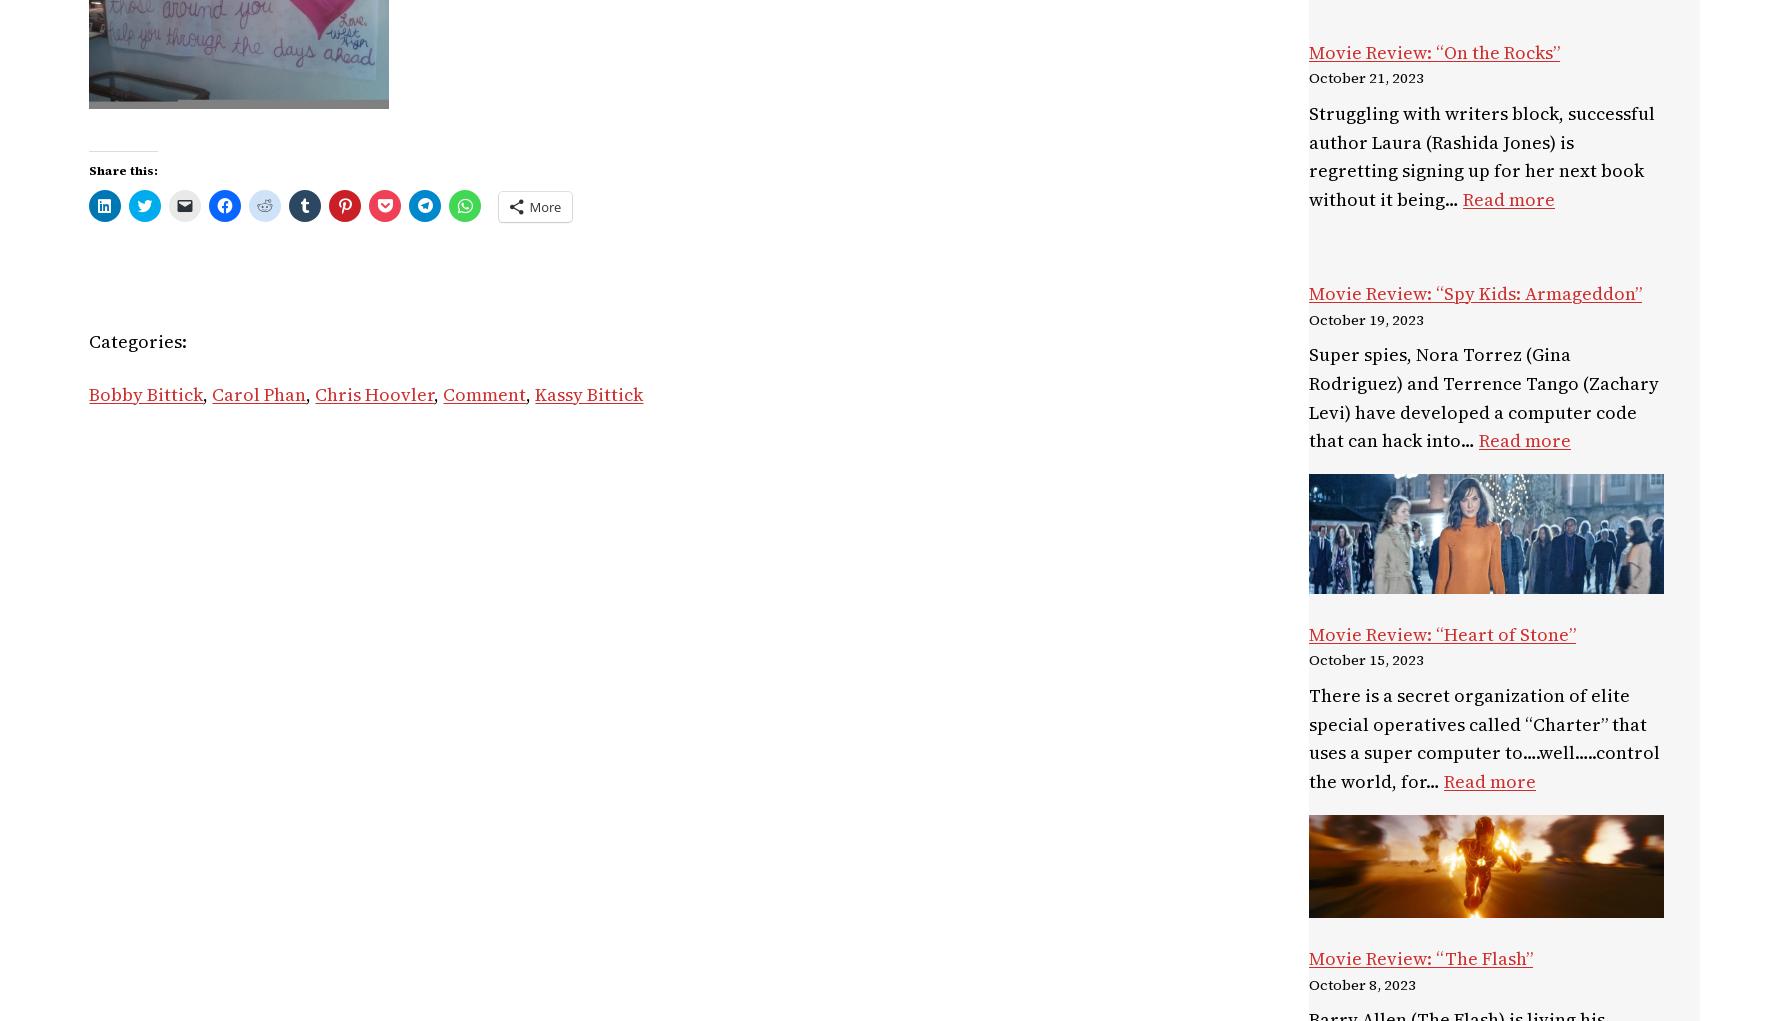  I want to click on 'October 15, 2023', so click(1366, 658).